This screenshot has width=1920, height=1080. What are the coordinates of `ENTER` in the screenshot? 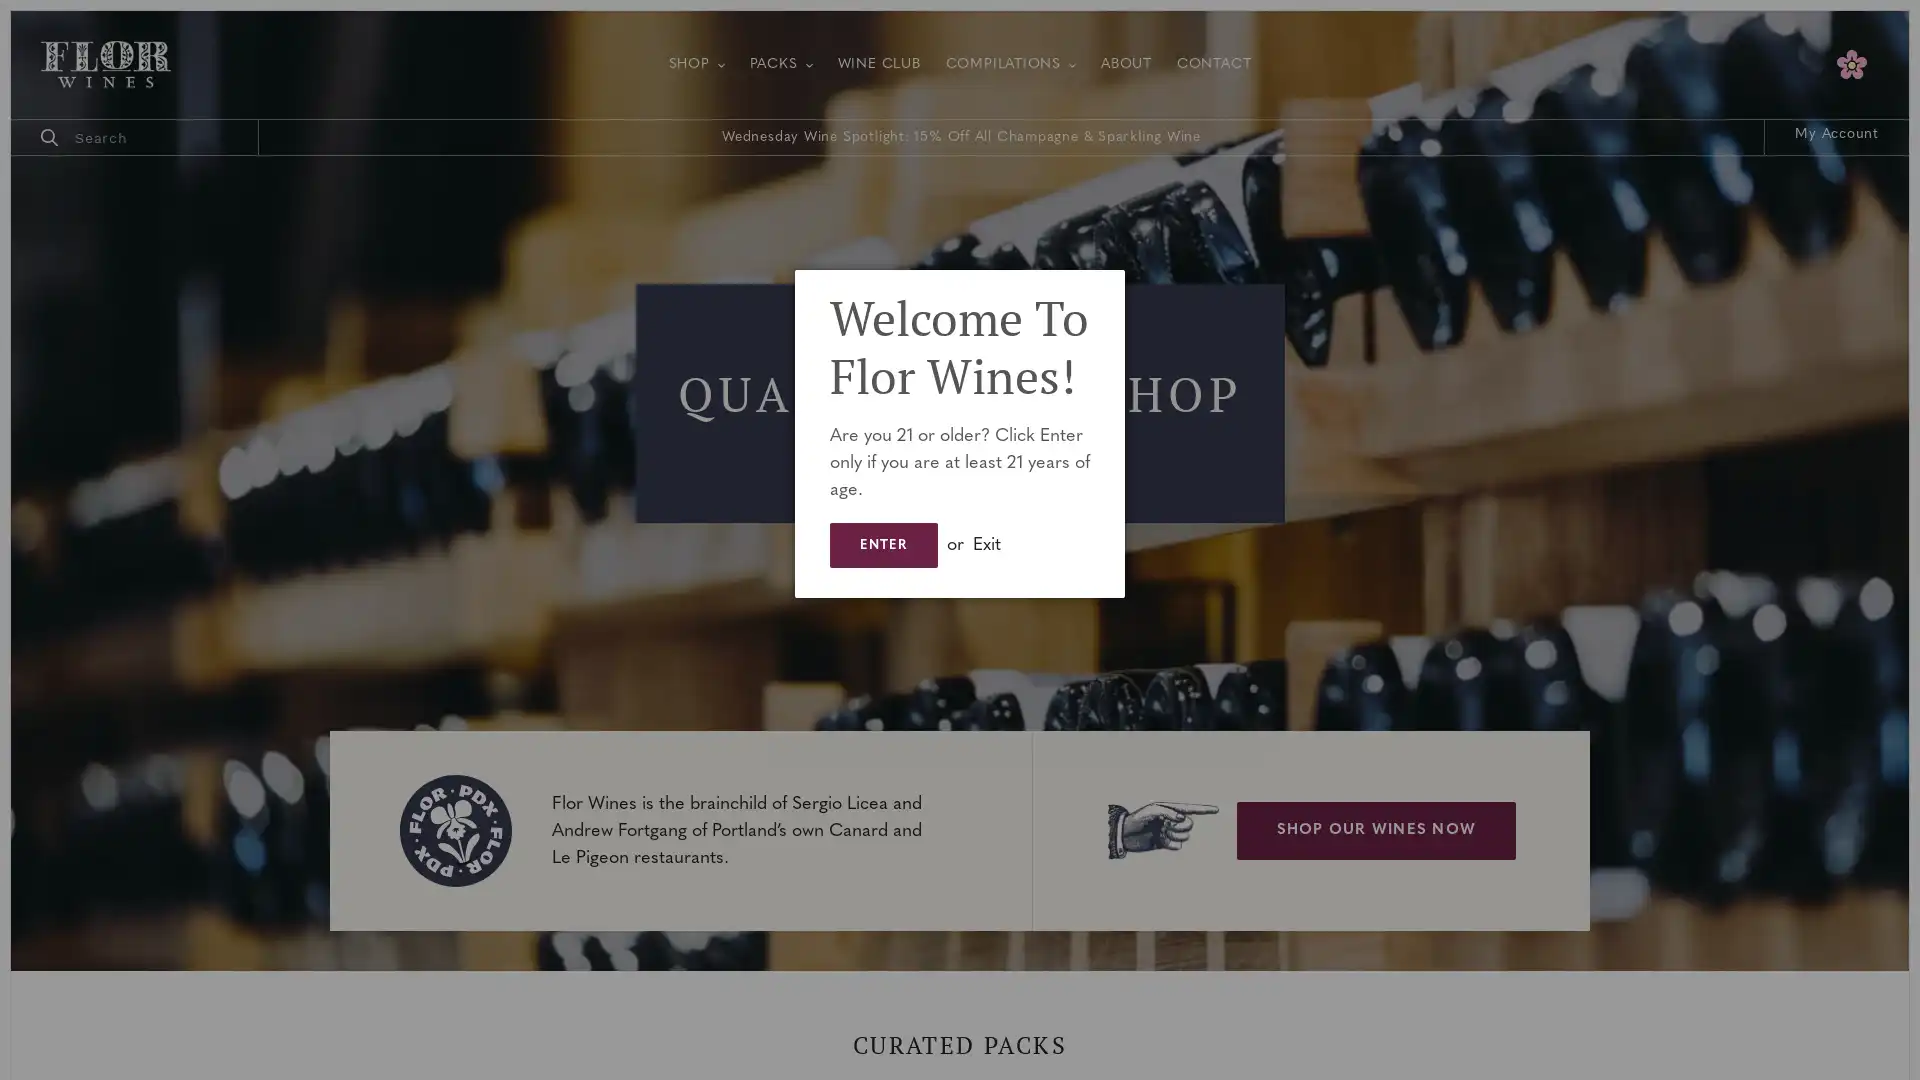 It's located at (882, 545).